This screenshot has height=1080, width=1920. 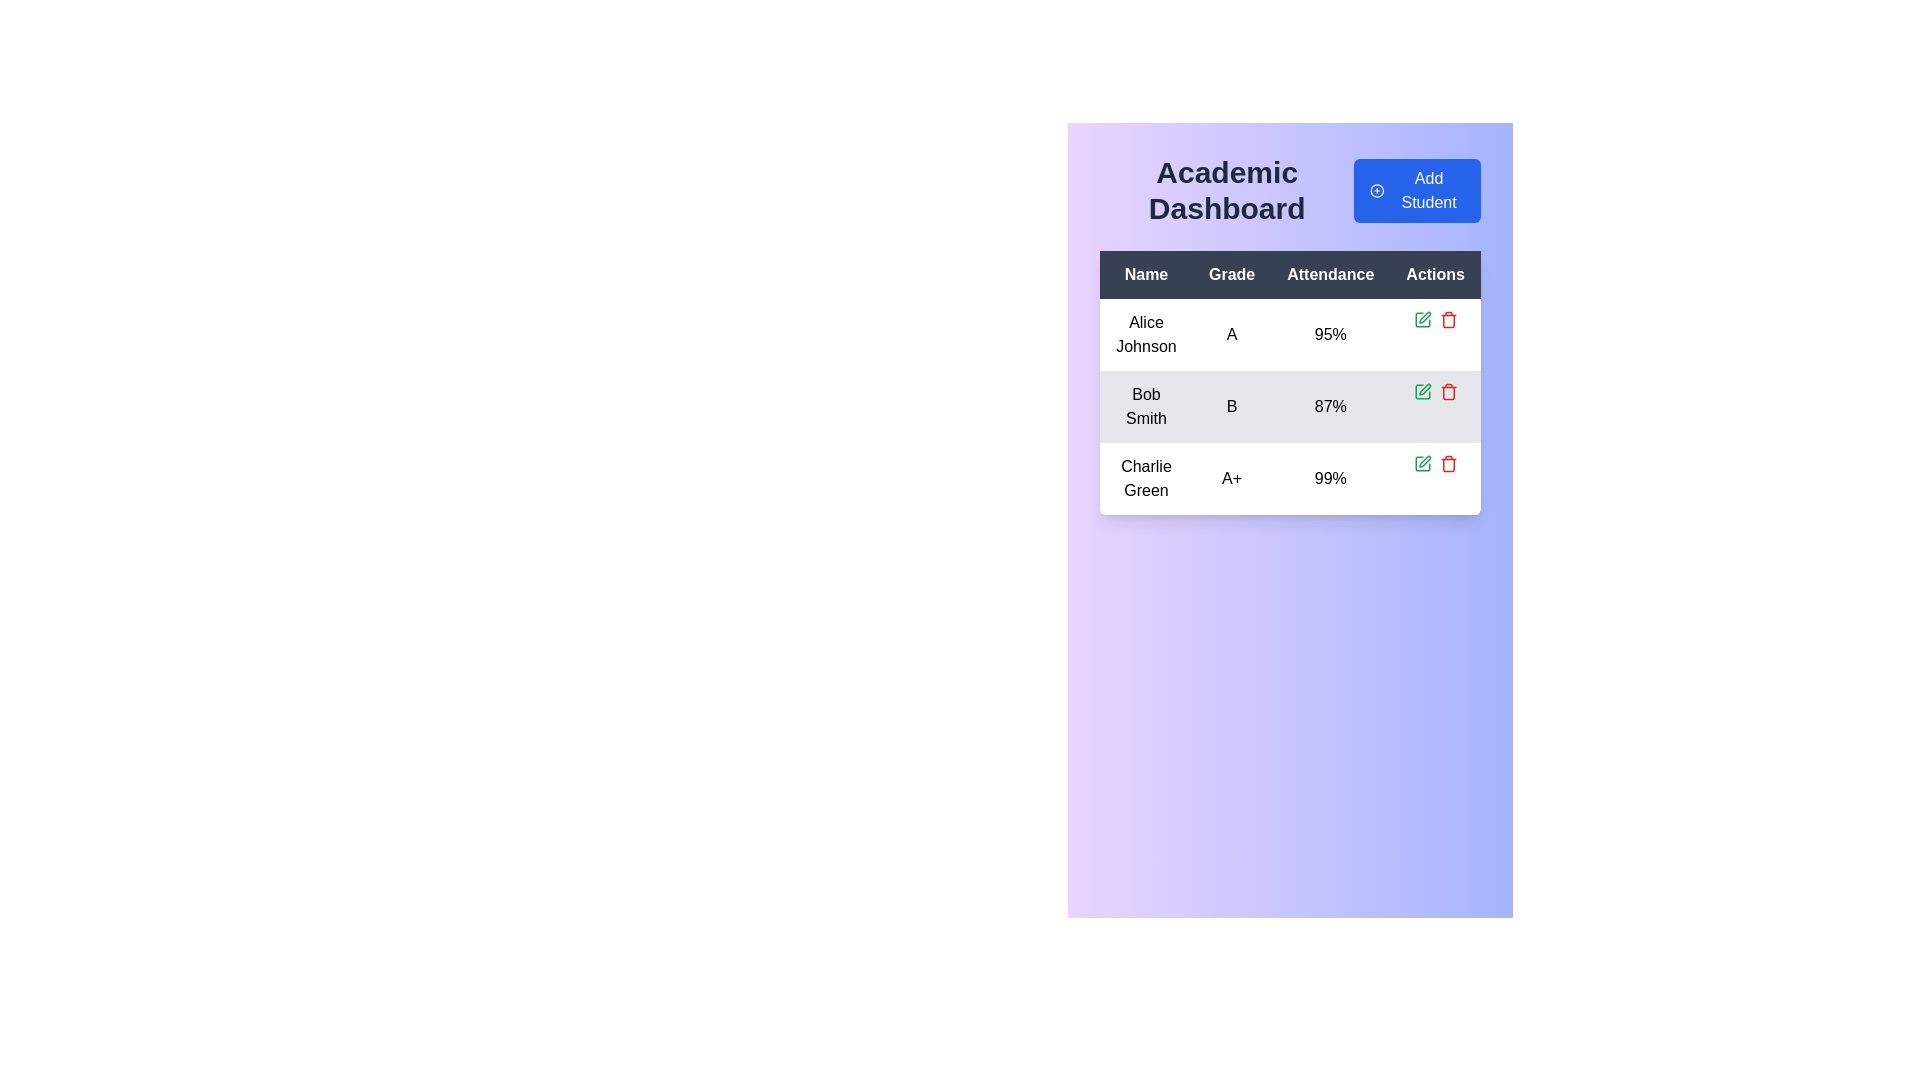 I want to click on the text label displaying 'Bob Smith' located in the second row under the 'Name' header of a table, so click(x=1146, y=406).